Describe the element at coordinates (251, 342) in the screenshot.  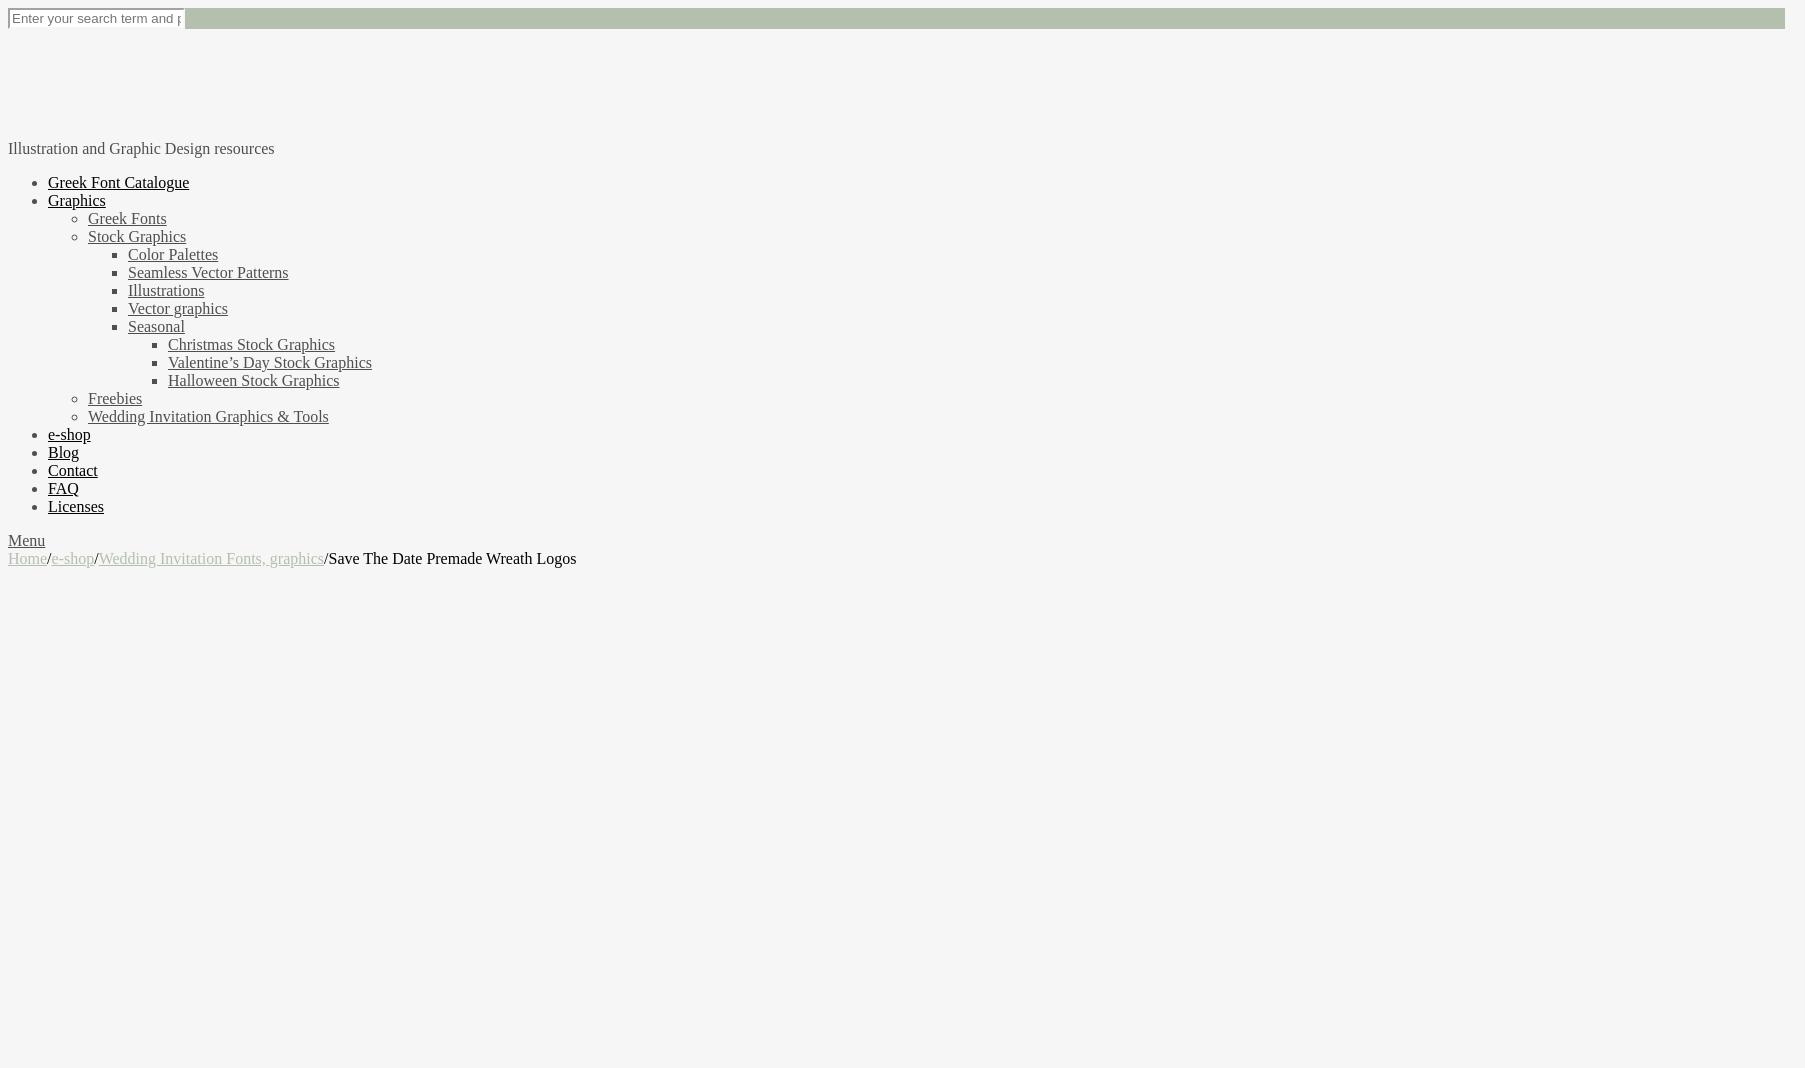
I see `'Christmas Stock Graphics'` at that location.